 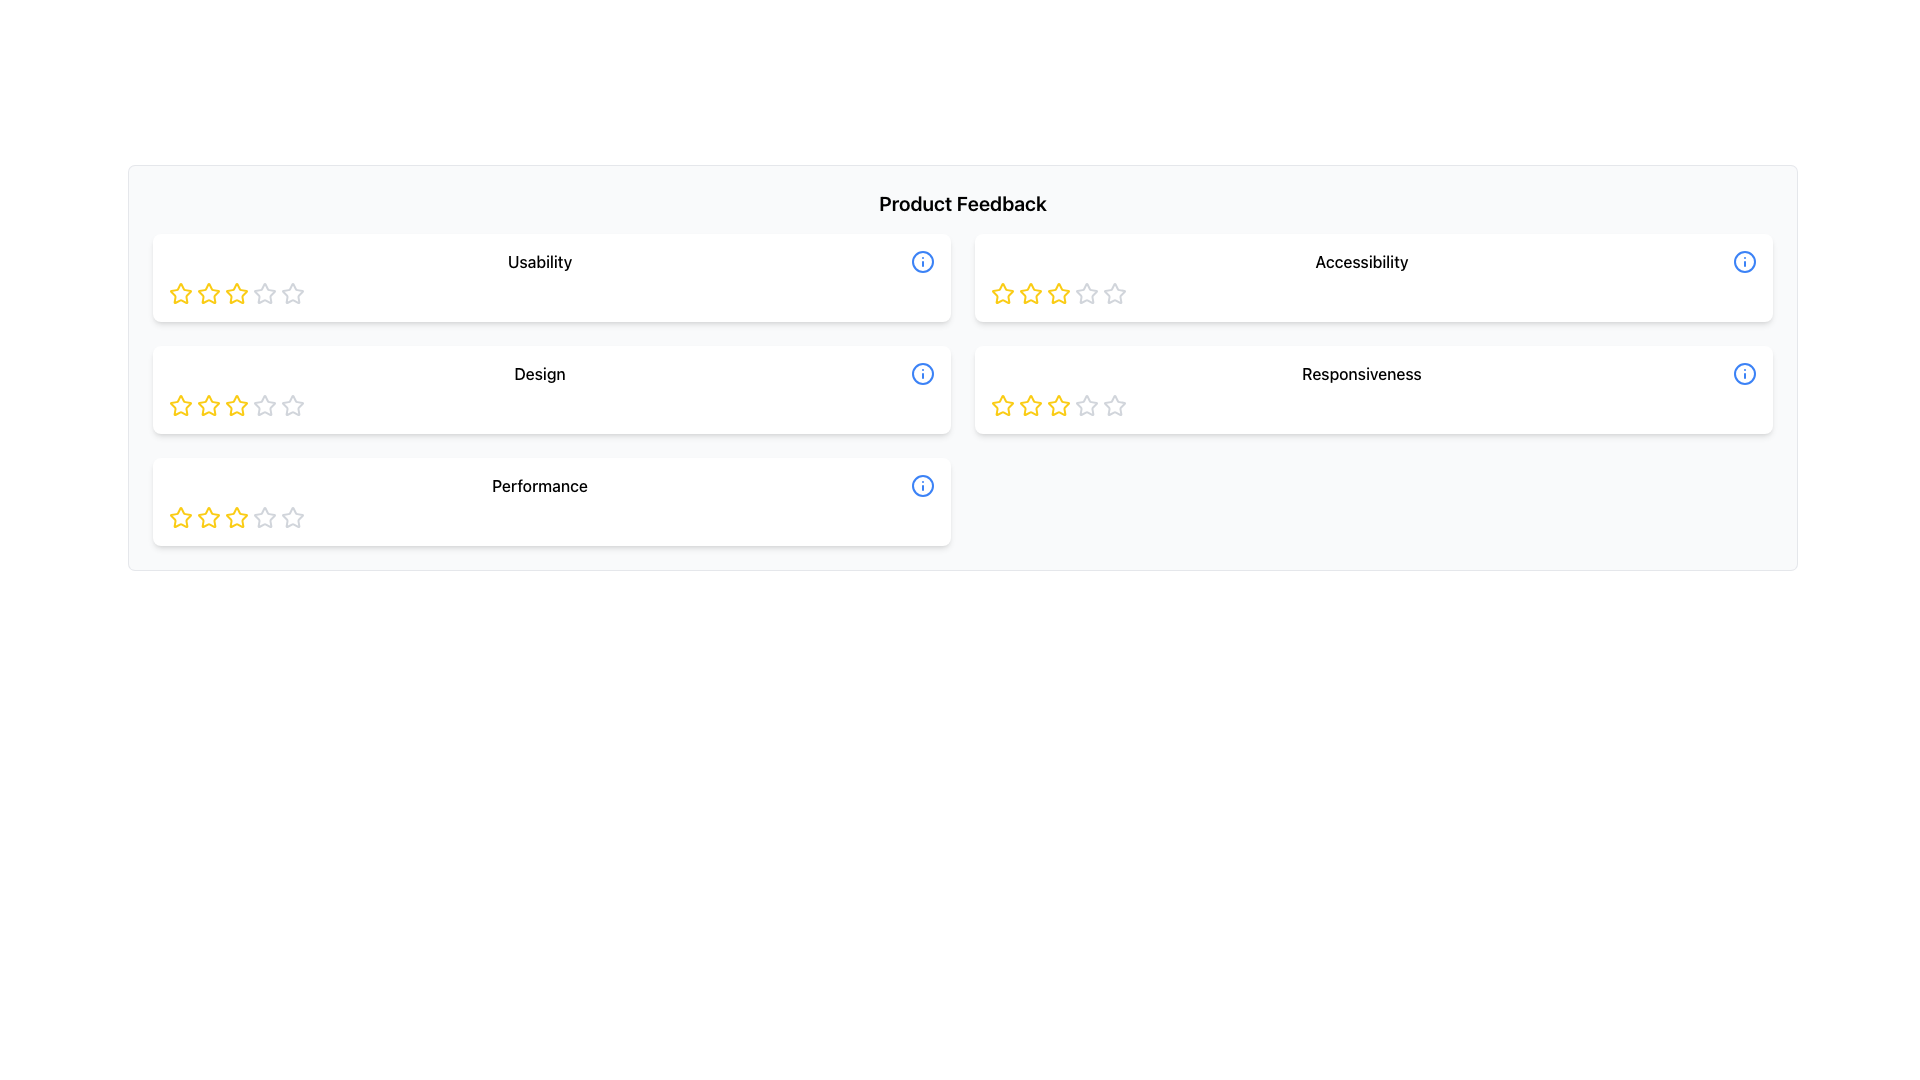 What do you see at coordinates (1744, 261) in the screenshot?
I see `the circular outline within the information icon located to the right of the 'Accessibility' label` at bounding box center [1744, 261].